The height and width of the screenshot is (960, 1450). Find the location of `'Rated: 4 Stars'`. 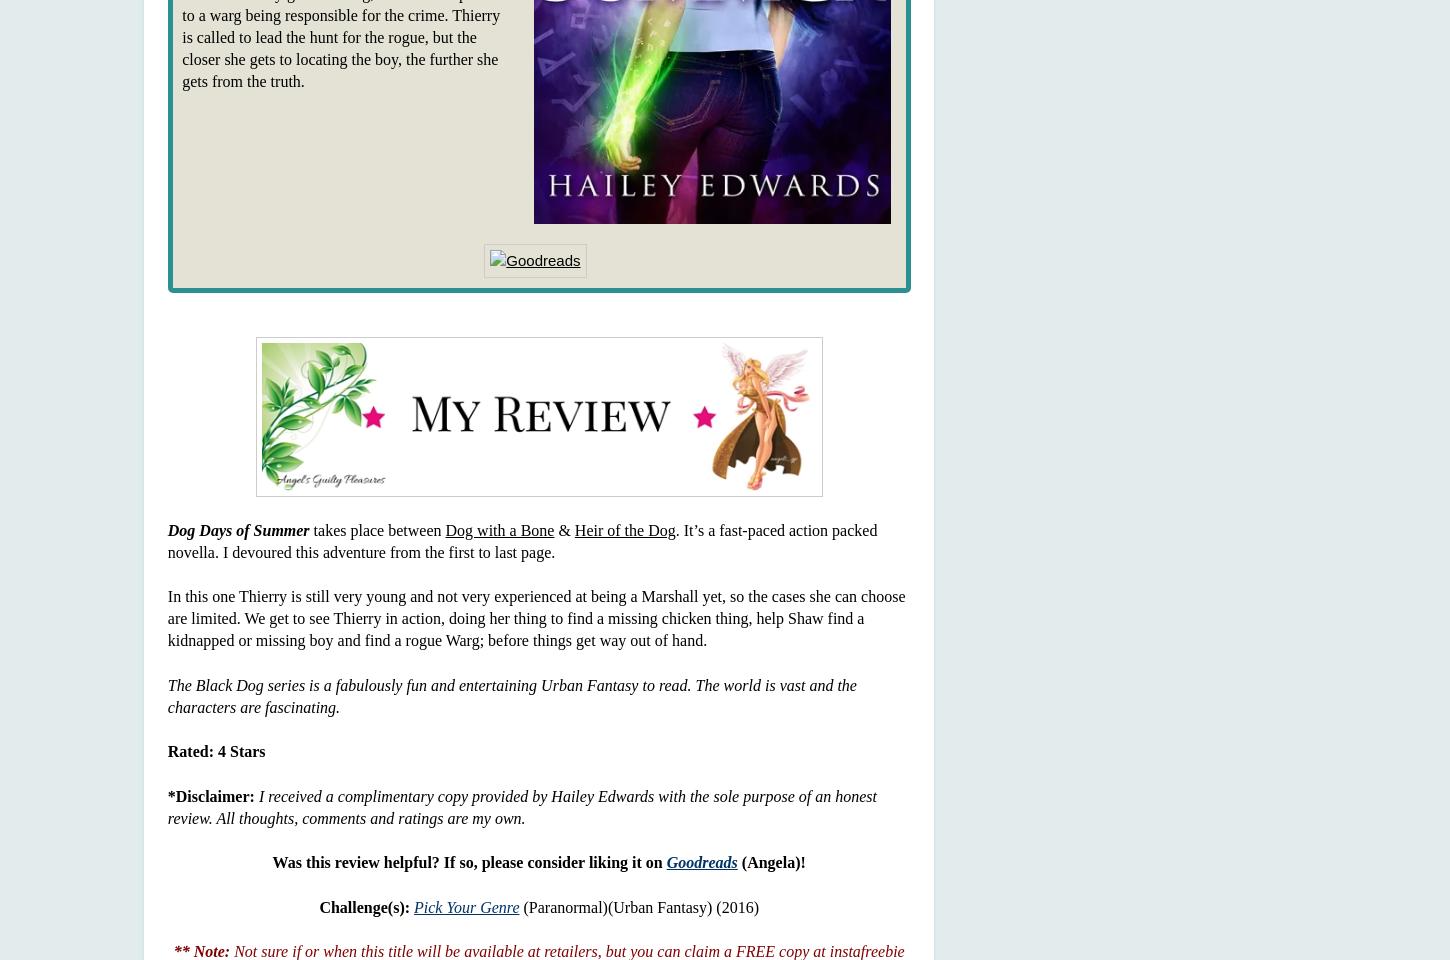

'Rated: 4 Stars' is located at coordinates (215, 750).